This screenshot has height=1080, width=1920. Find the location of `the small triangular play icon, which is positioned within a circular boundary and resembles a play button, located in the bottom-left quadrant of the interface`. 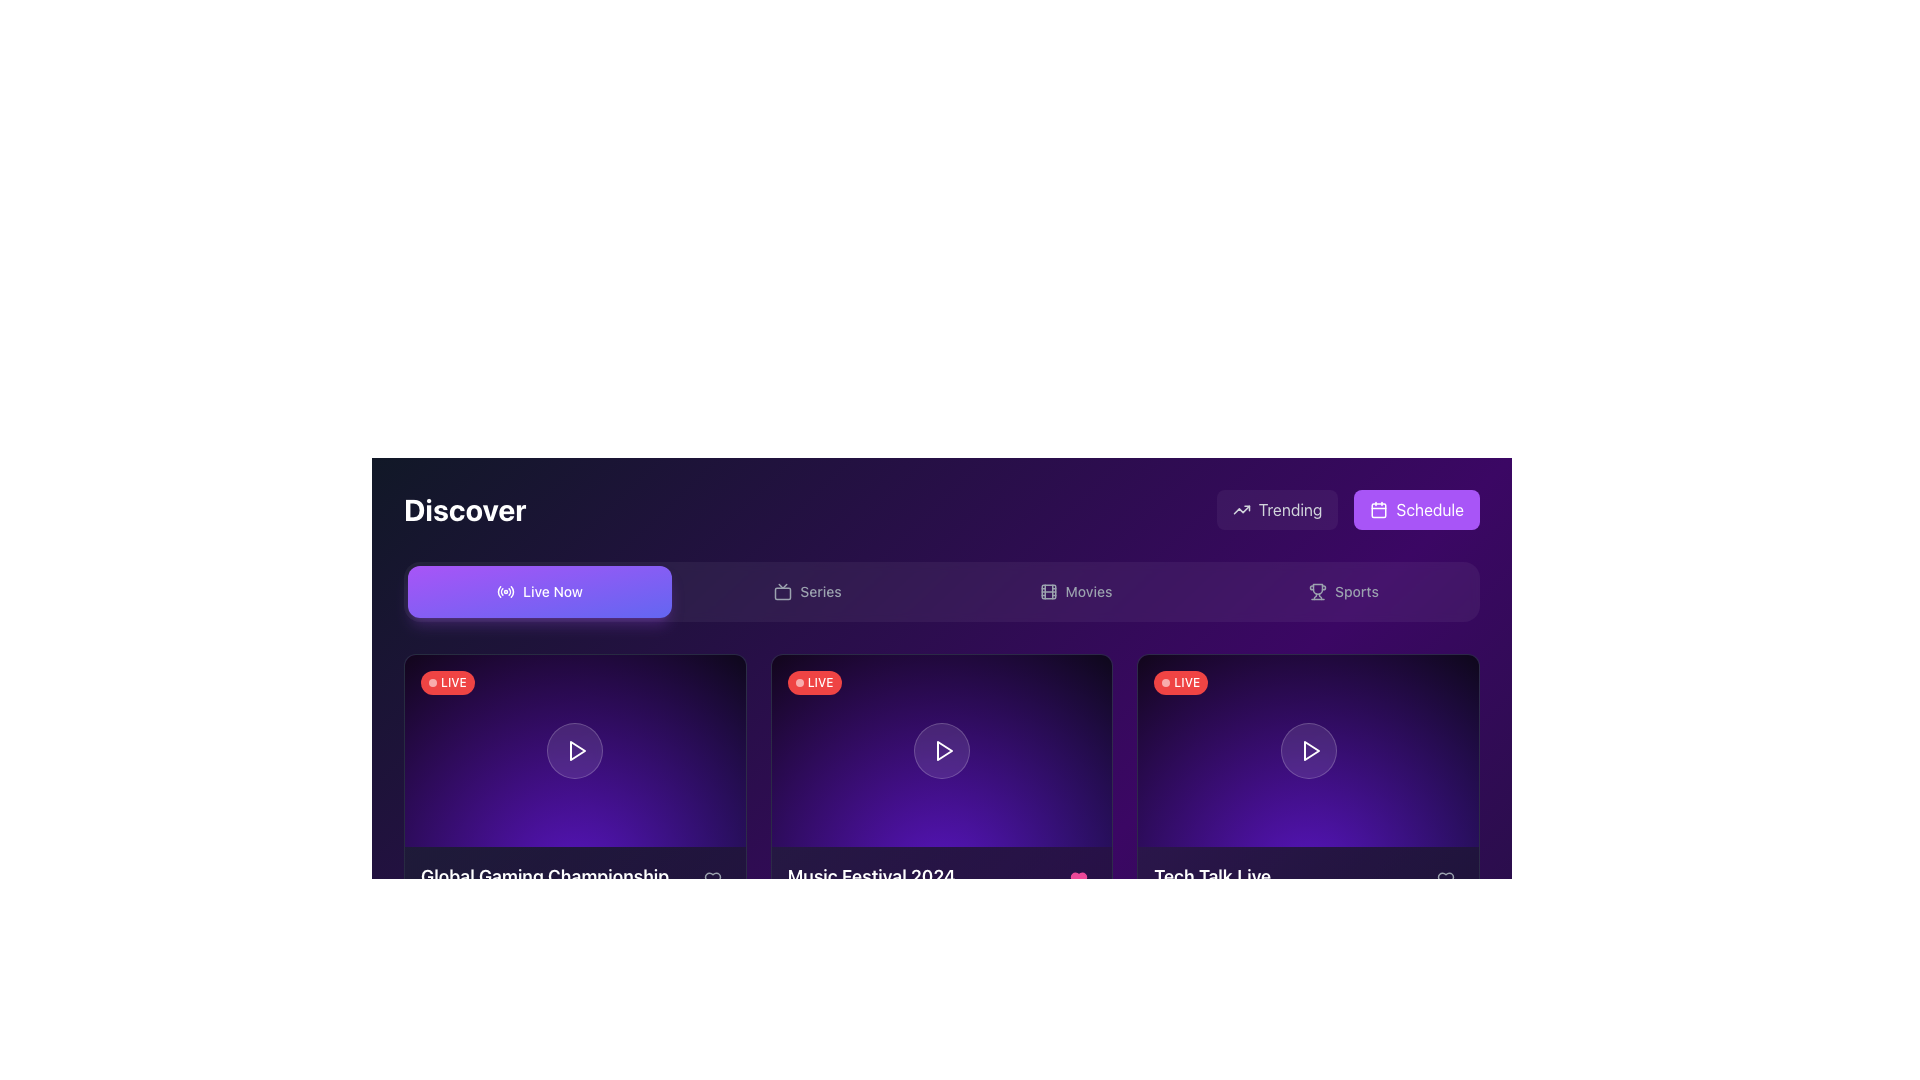

the small triangular play icon, which is positioned within a circular boundary and resembles a play button, located in the bottom-left quadrant of the interface is located at coordinates (577, 750).